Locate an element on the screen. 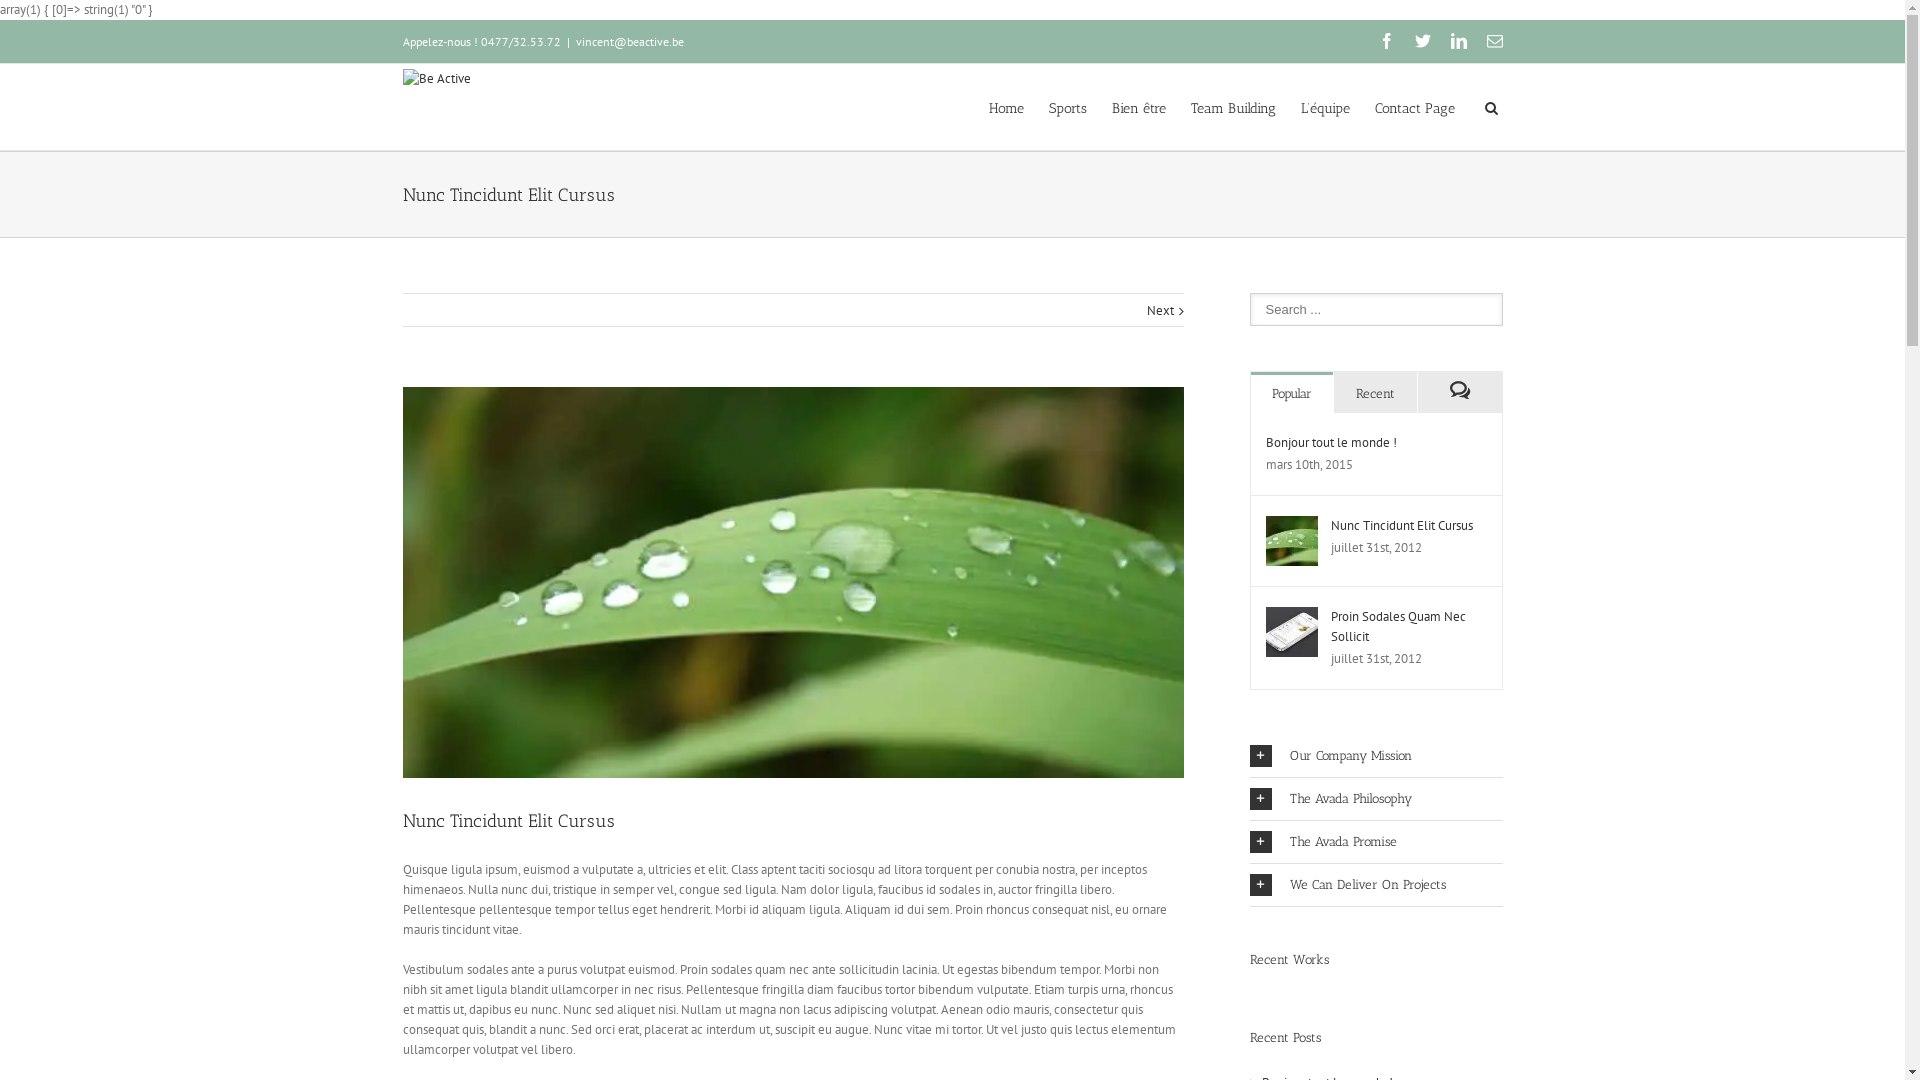  'Facebook' is located at coordinates (1385, 41).